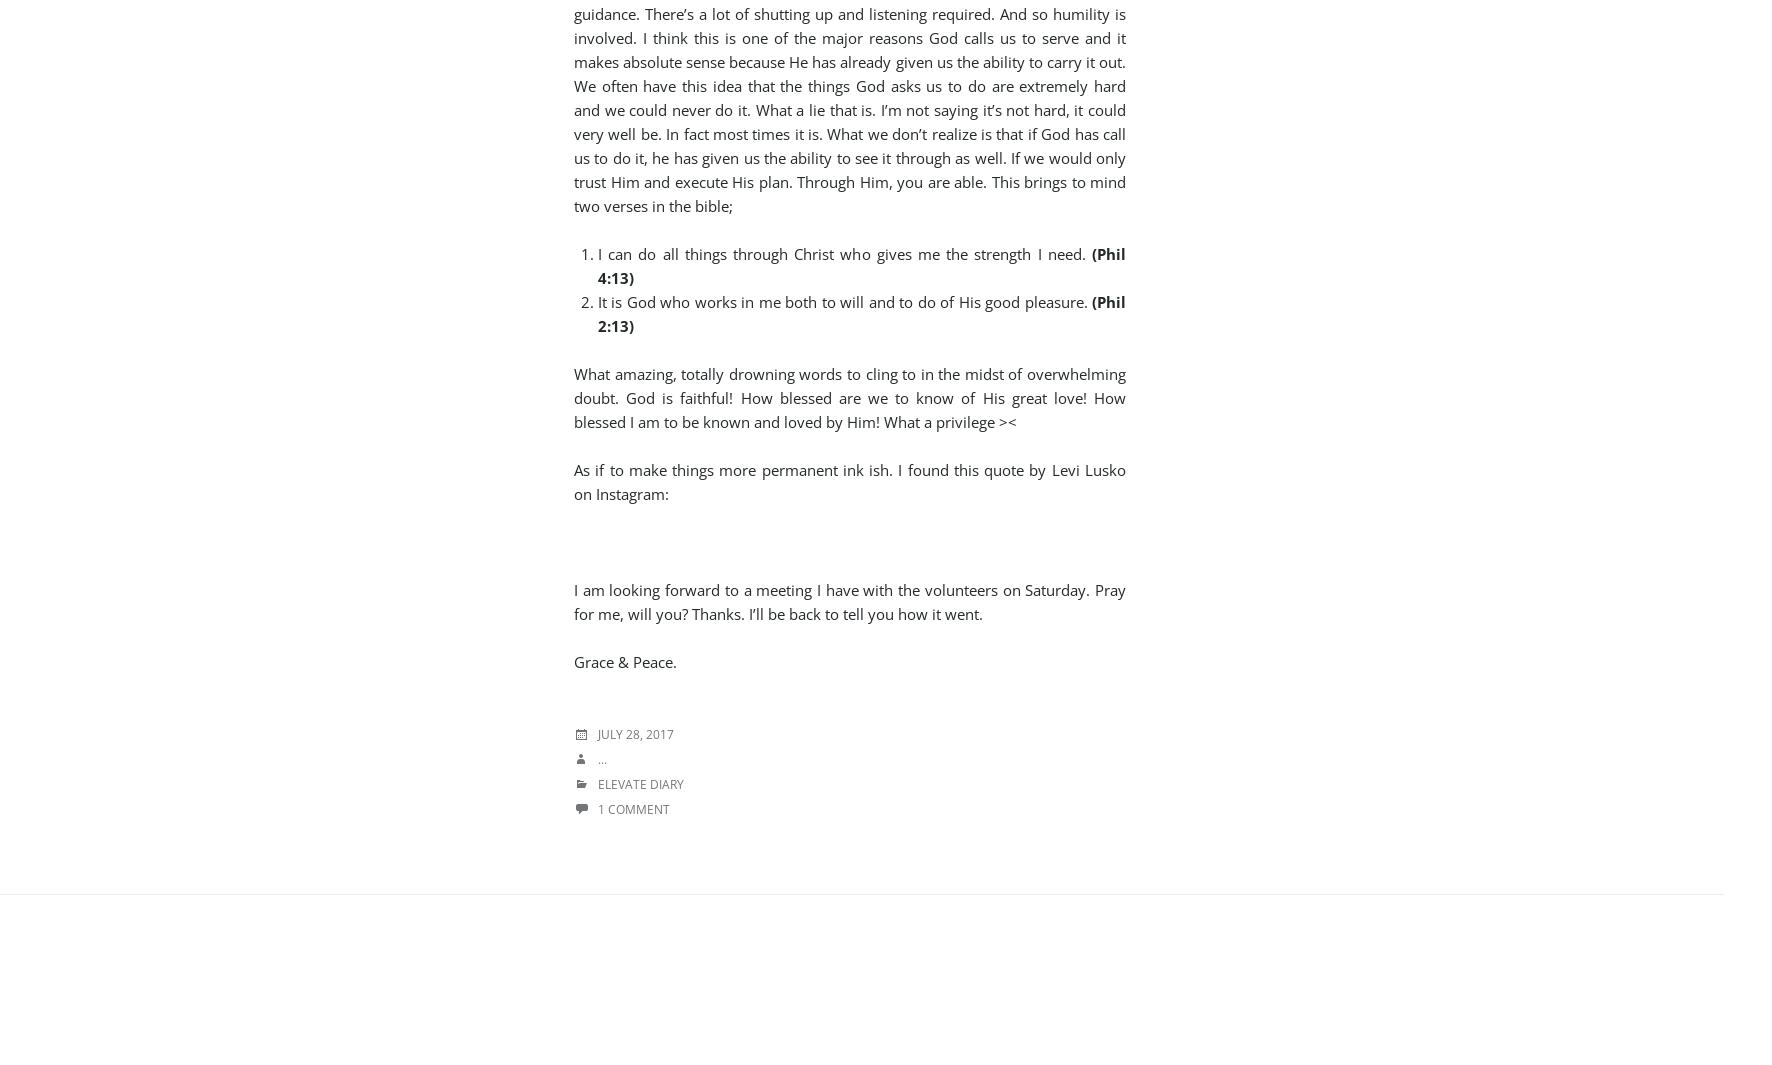 Image resolution: width=1772 pixels, height=1065 pixels. Describe the element at coordinates (640, 784) in the screenshot. I see `'Elevate Diary'` at that location.